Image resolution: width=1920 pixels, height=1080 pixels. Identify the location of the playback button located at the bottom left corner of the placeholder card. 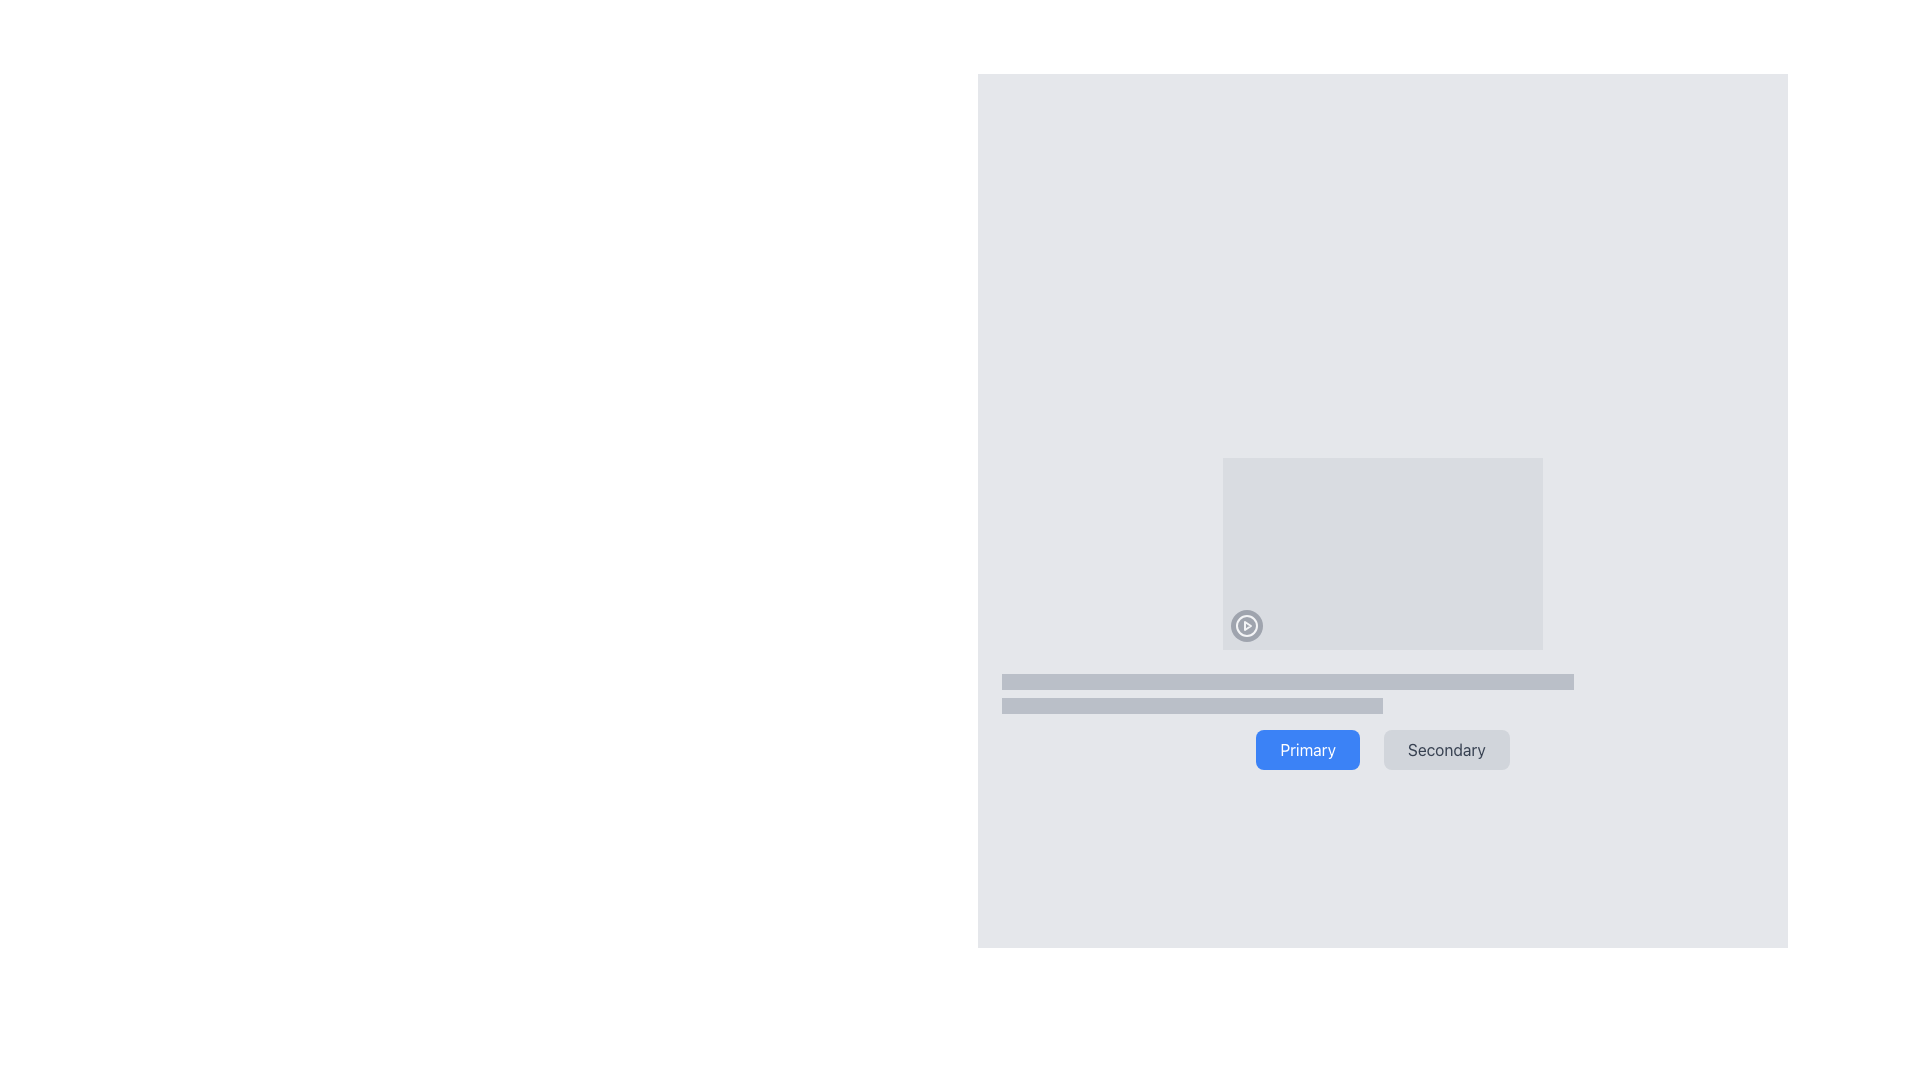
(1246, 624).